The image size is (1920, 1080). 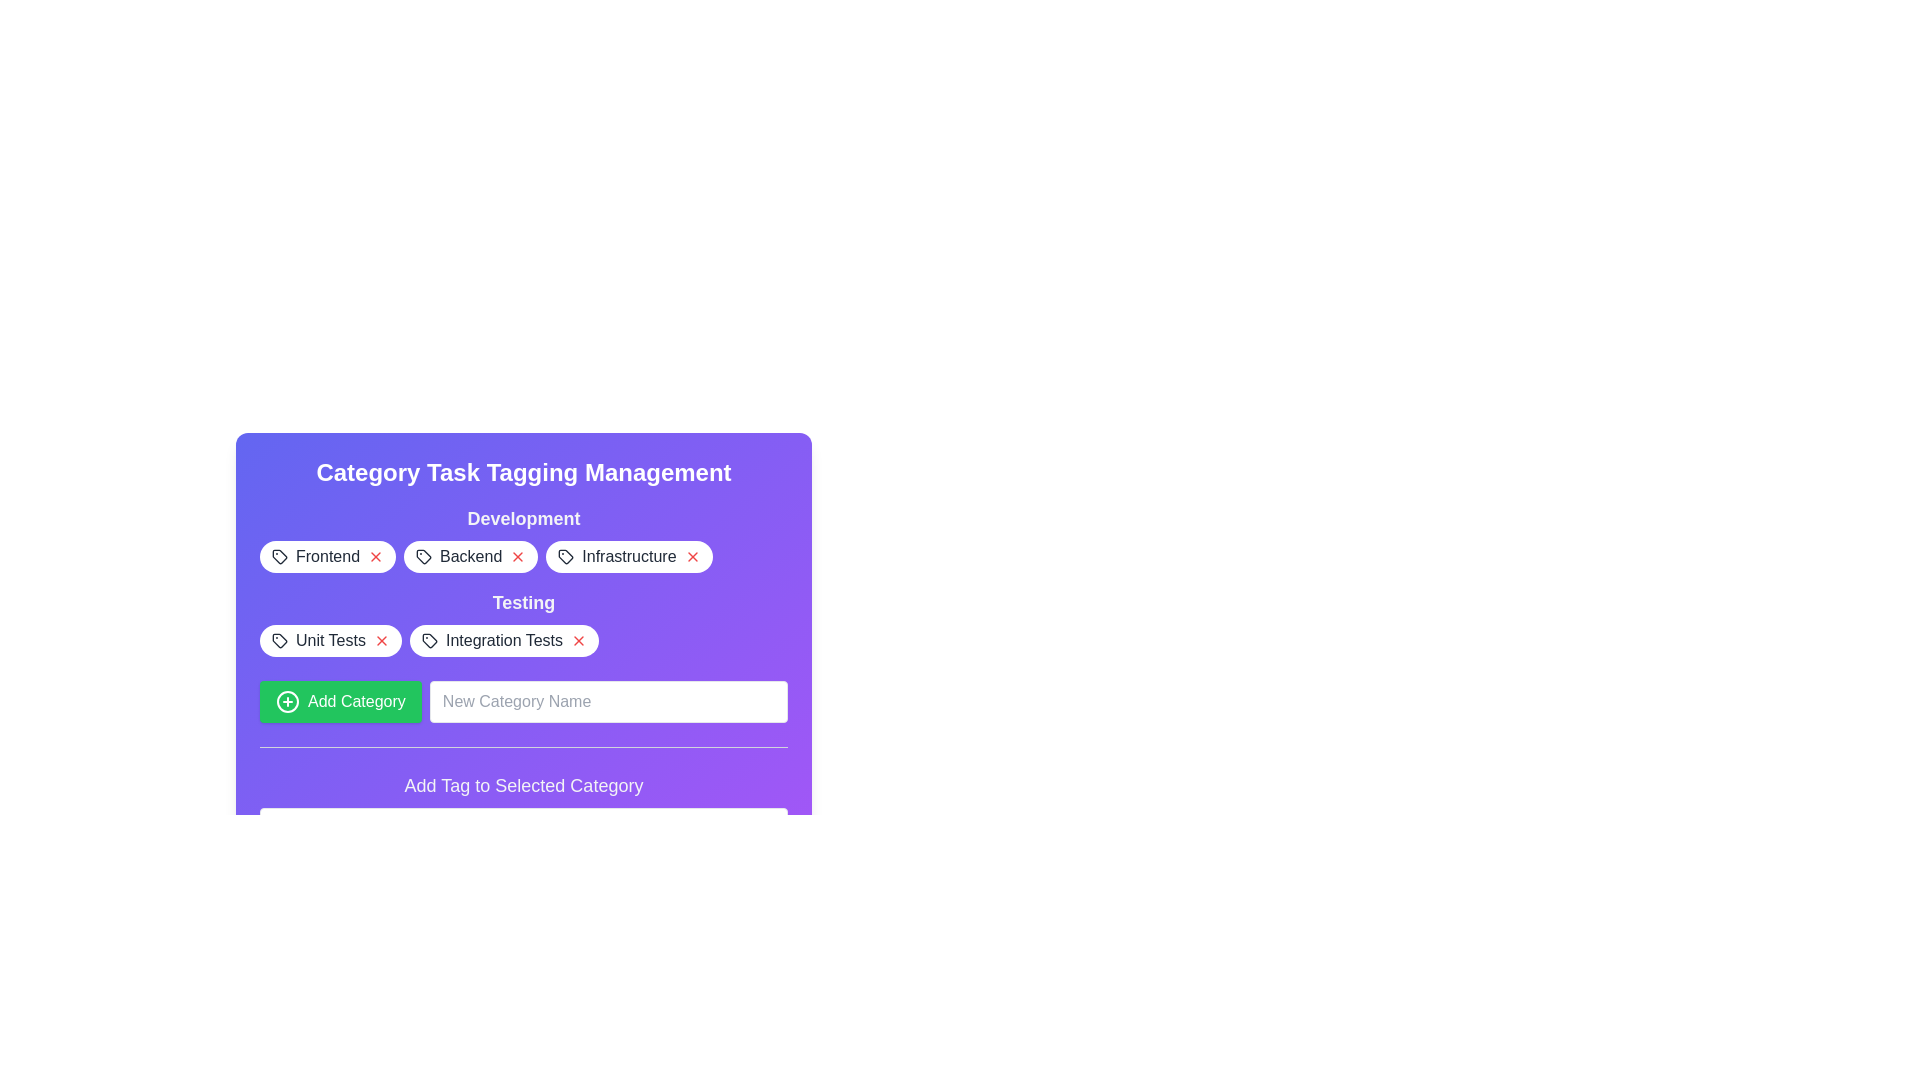 What do you see at coordinates (523, 556) in the screenshot?
I see `the individual tag buttons in the group located under the 'Development' heading by clicking on them` at bounding box center [523, 556].